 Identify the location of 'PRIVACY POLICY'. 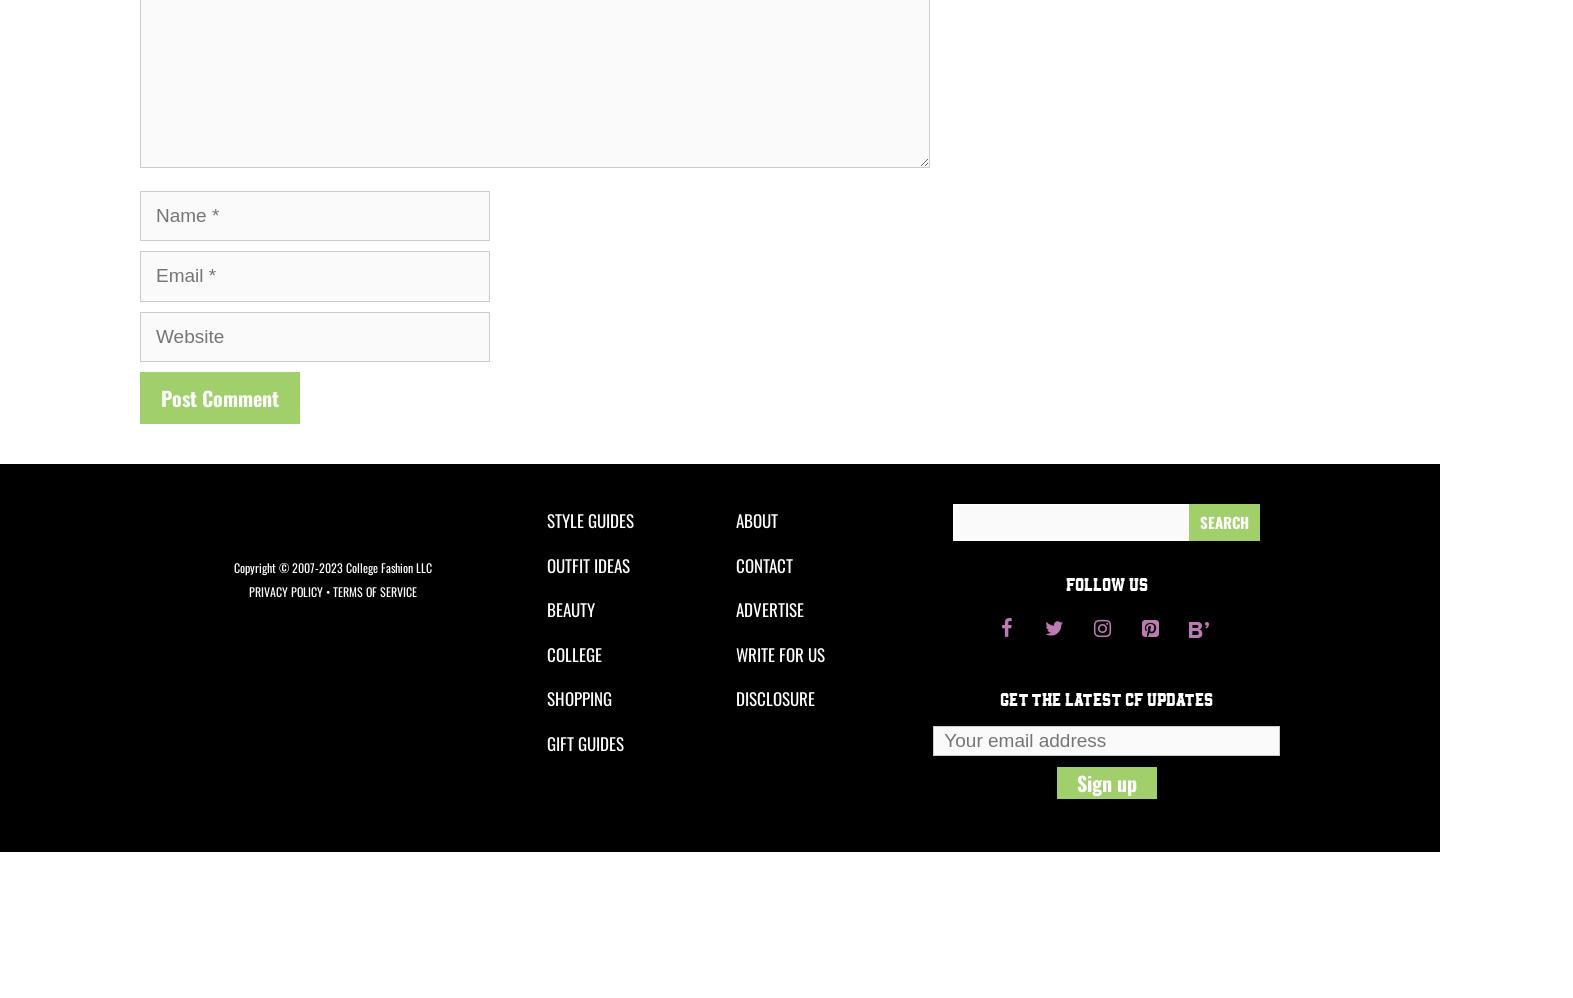
(285, 589).